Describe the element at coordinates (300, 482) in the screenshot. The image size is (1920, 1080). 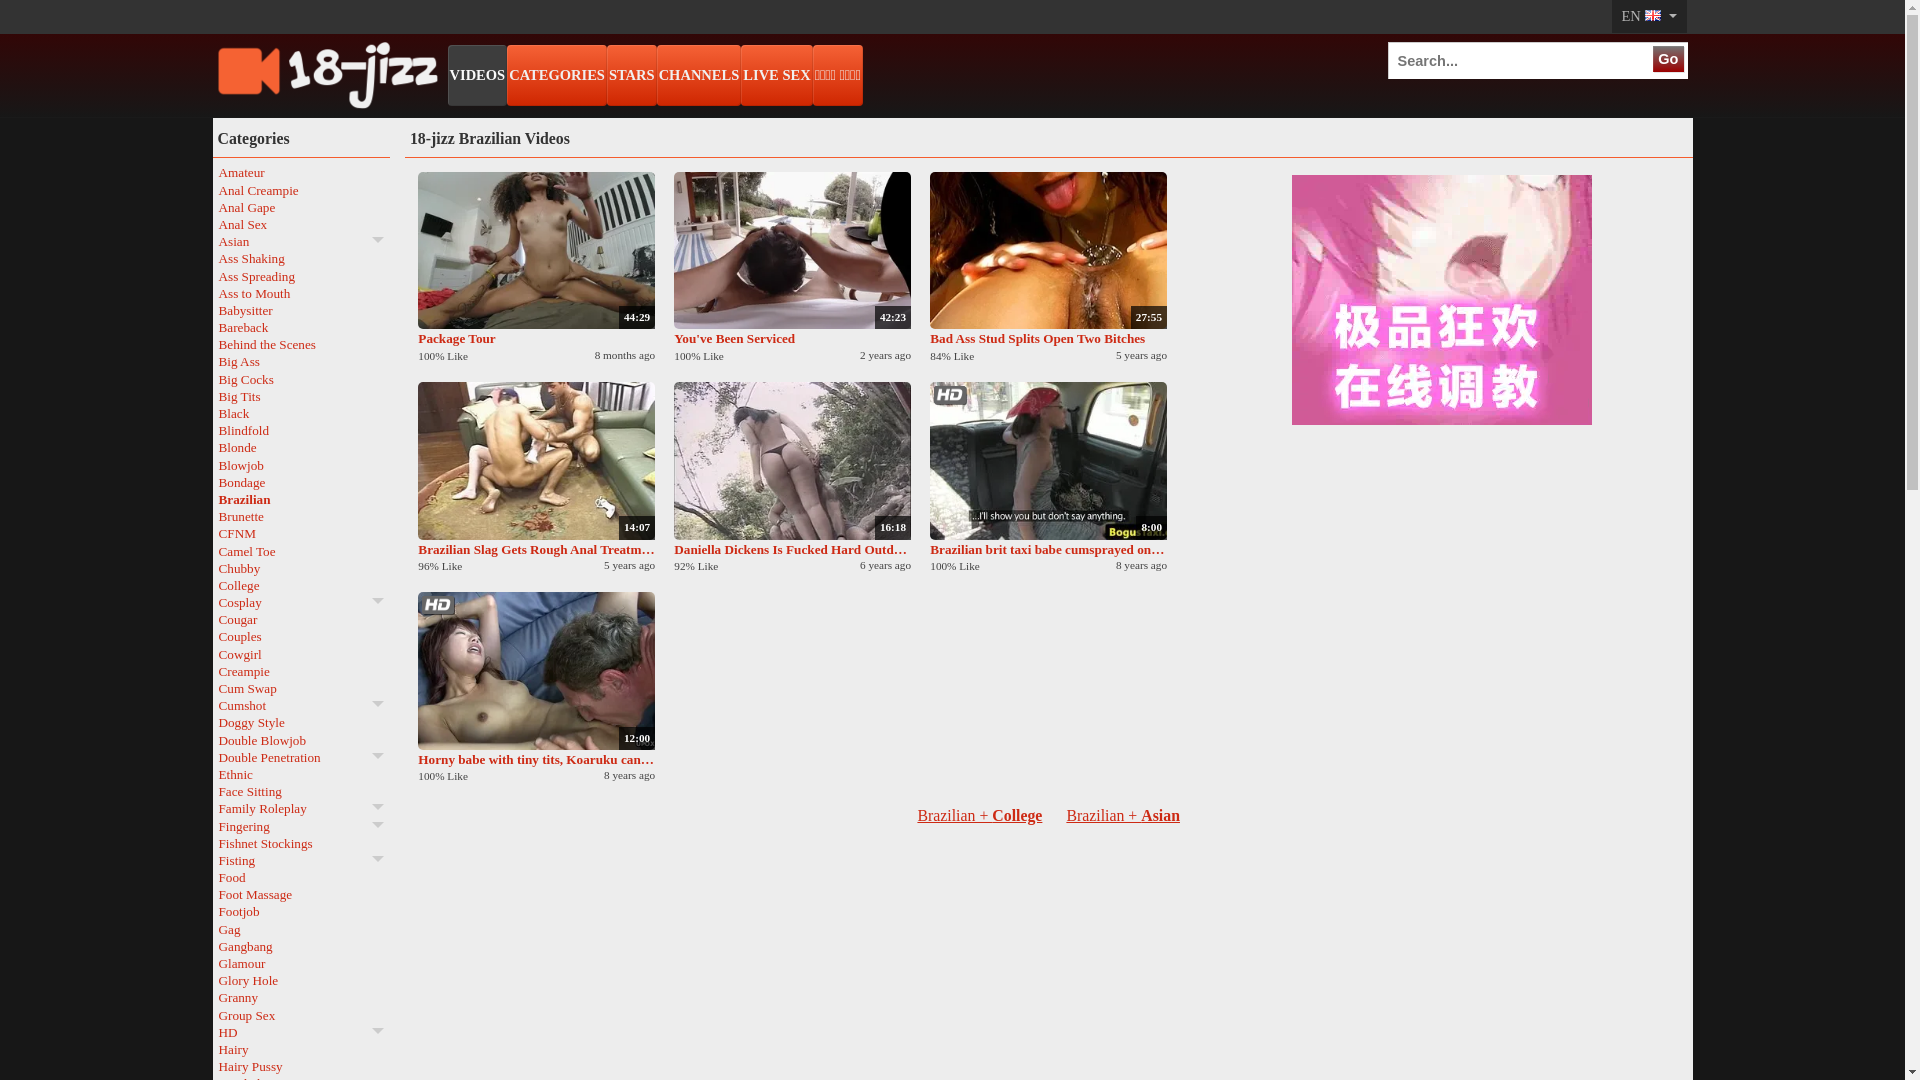
I see `'Bondage'` at that location.